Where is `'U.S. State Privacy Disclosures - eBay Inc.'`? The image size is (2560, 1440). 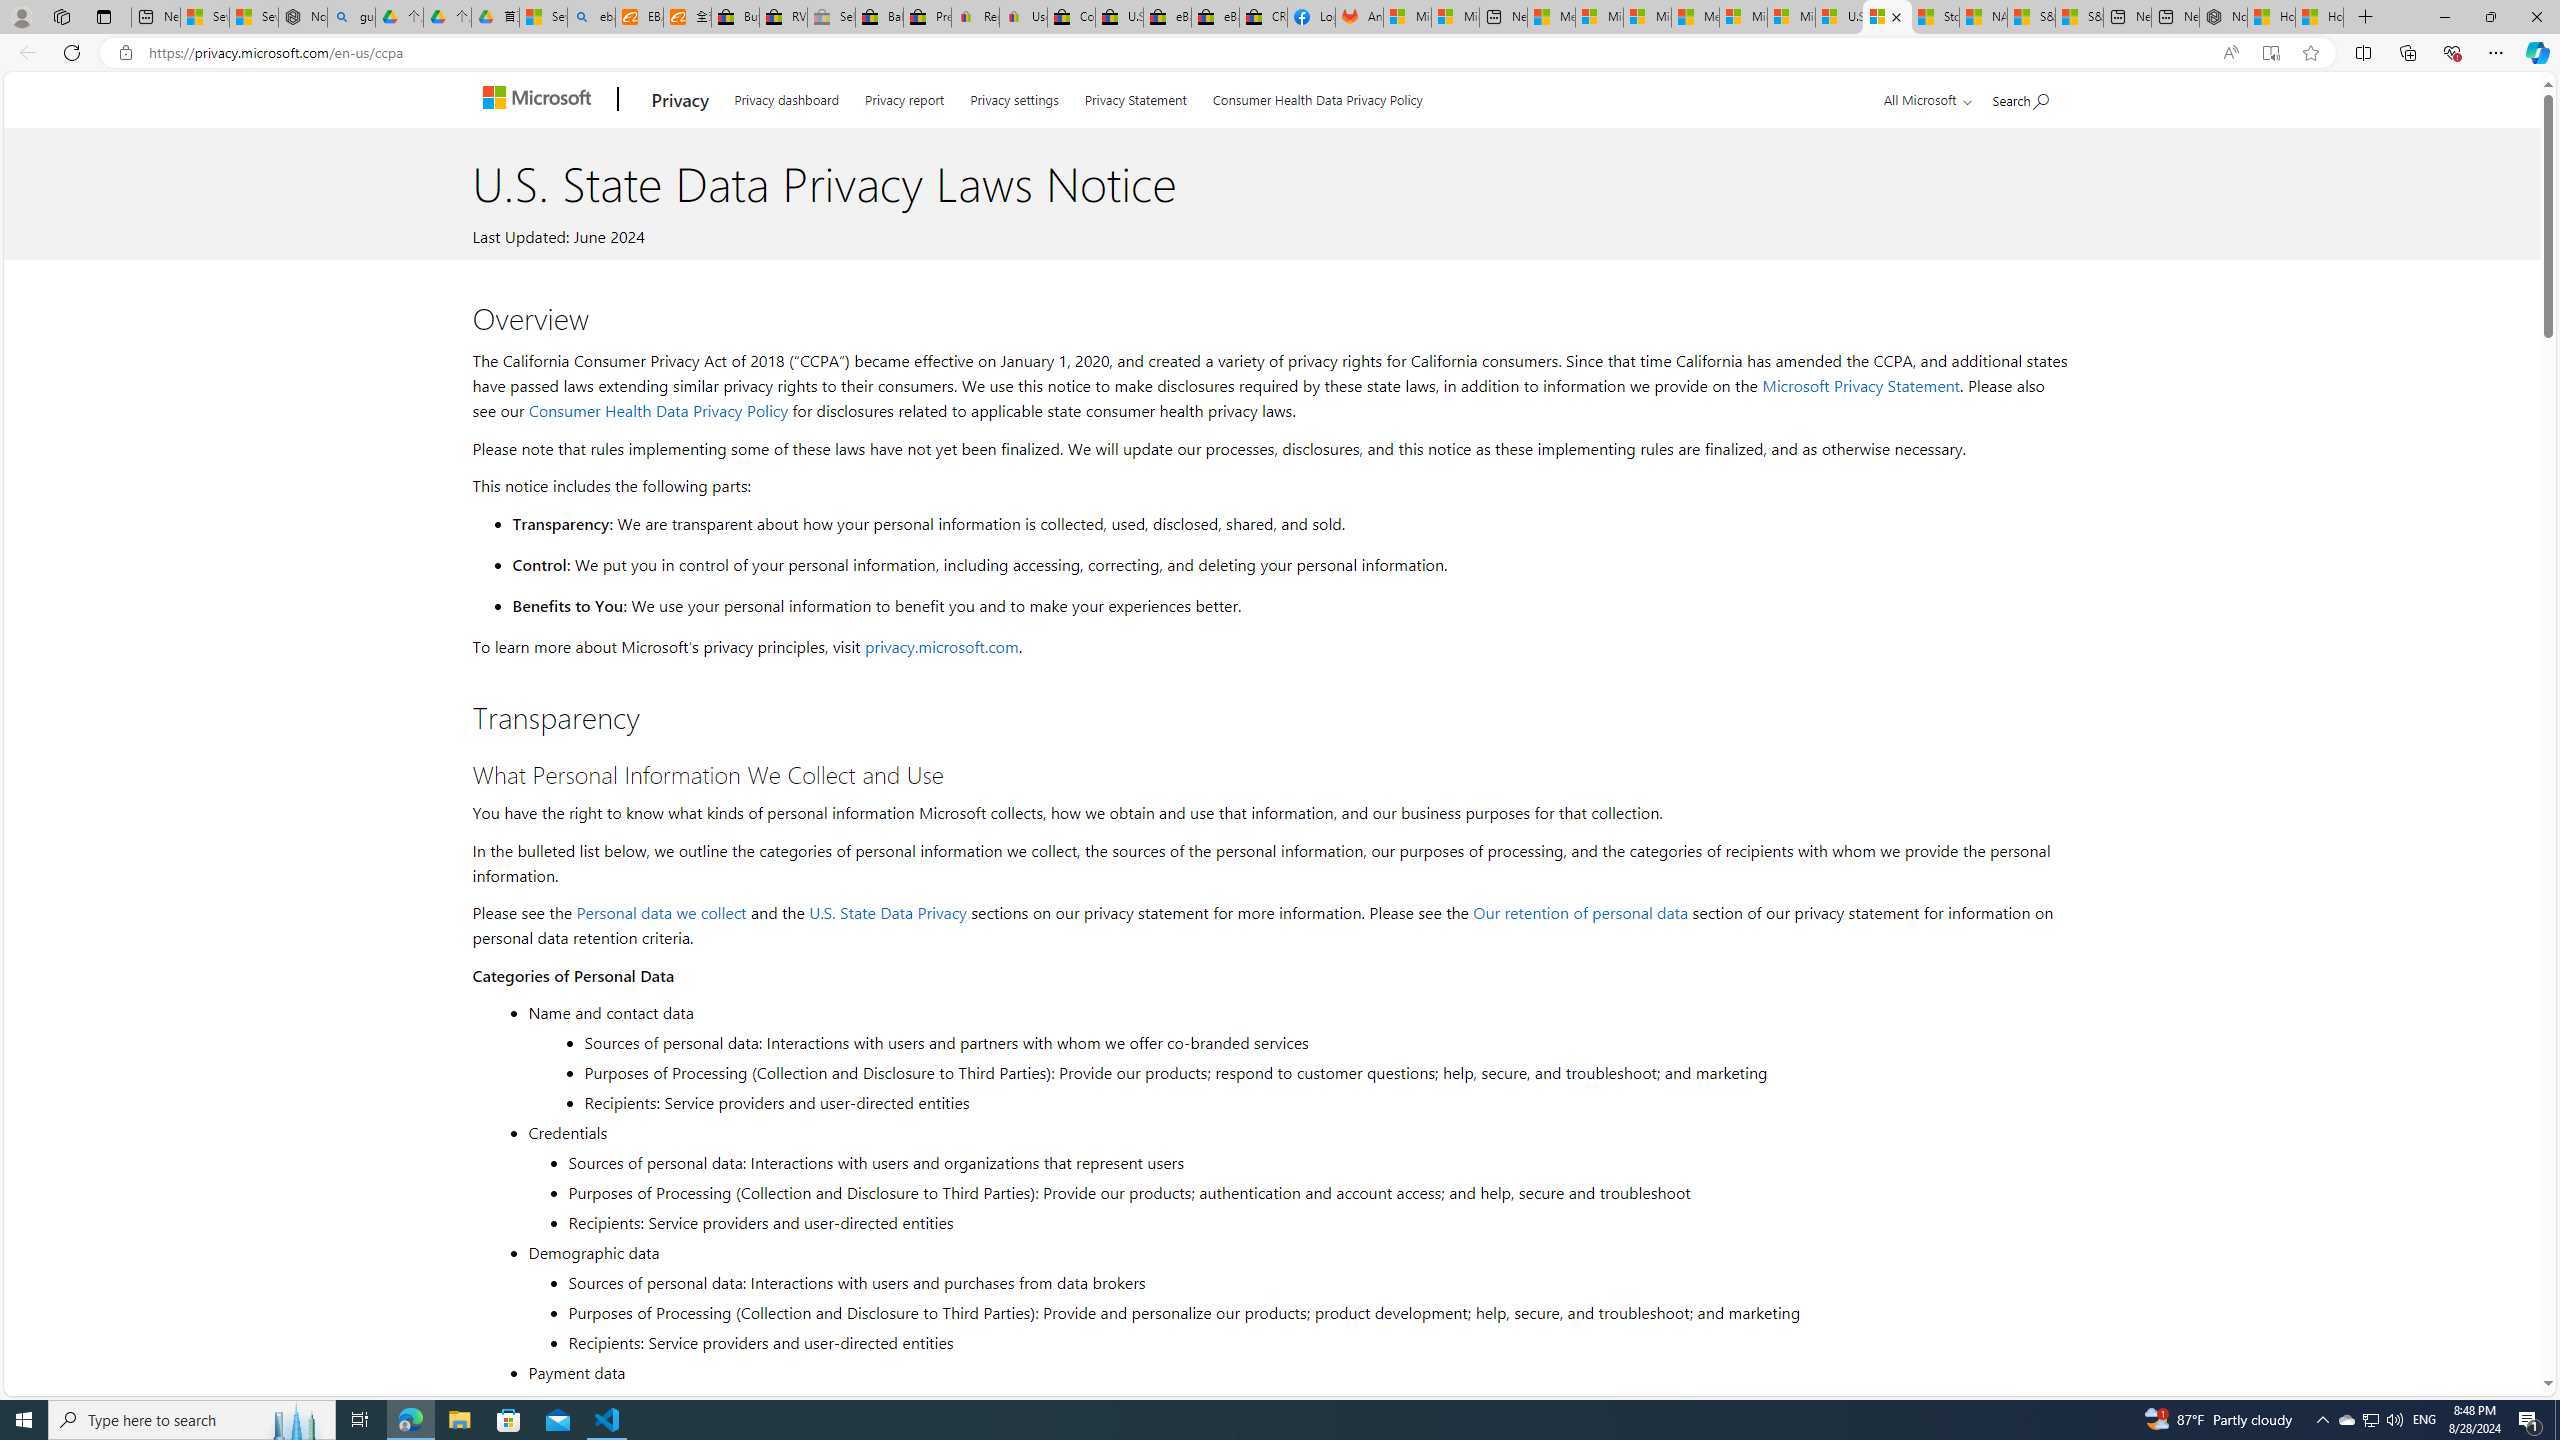
'U.S. State Privacy Disclosures - eBay Inc.' is located at coordinates (1120, 16).